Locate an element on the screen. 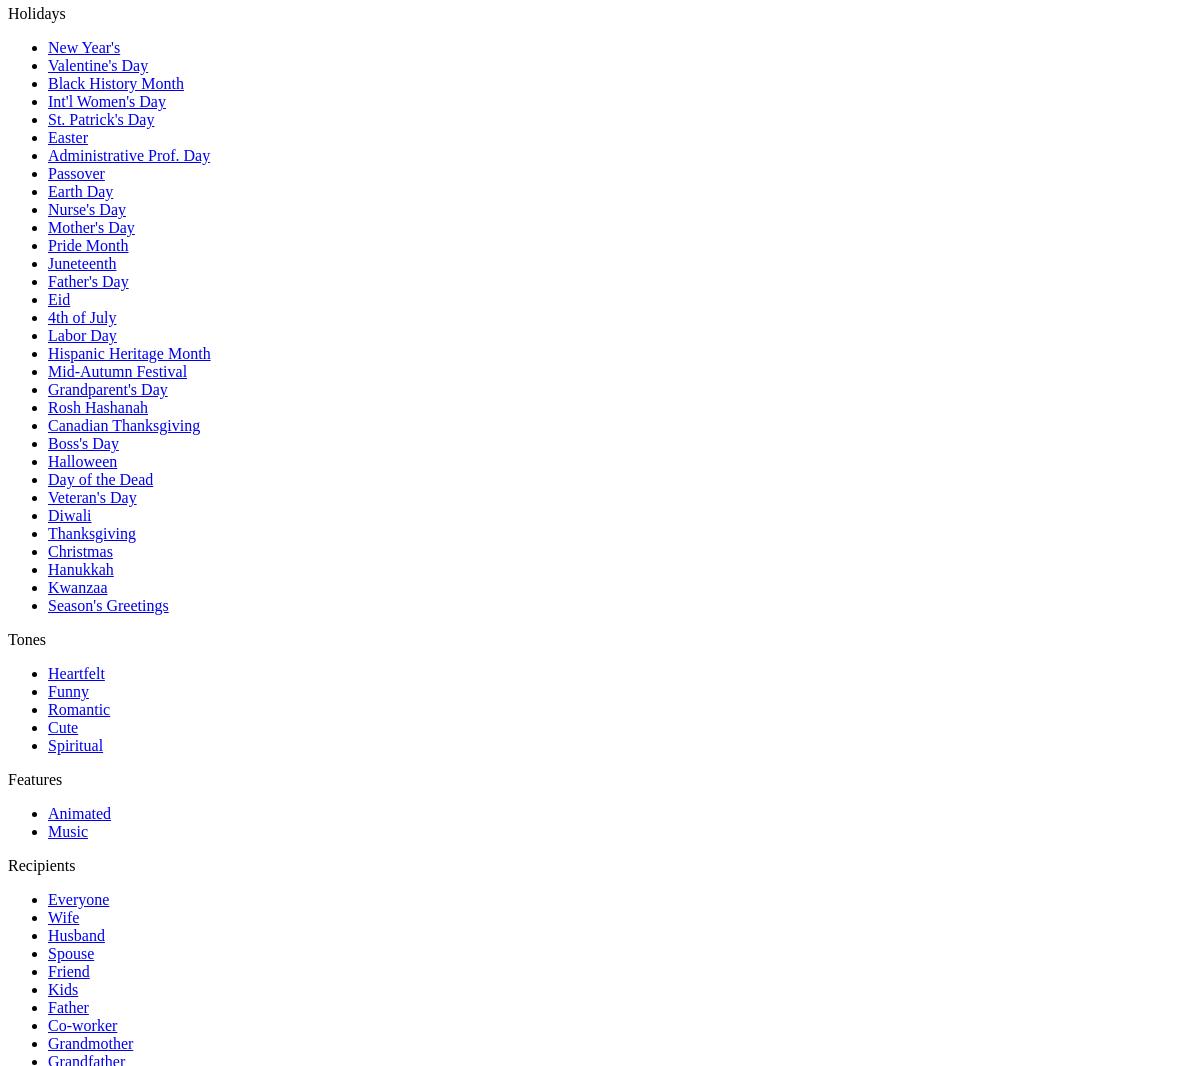  'Black History Month' is located at coordinates (48, 82).